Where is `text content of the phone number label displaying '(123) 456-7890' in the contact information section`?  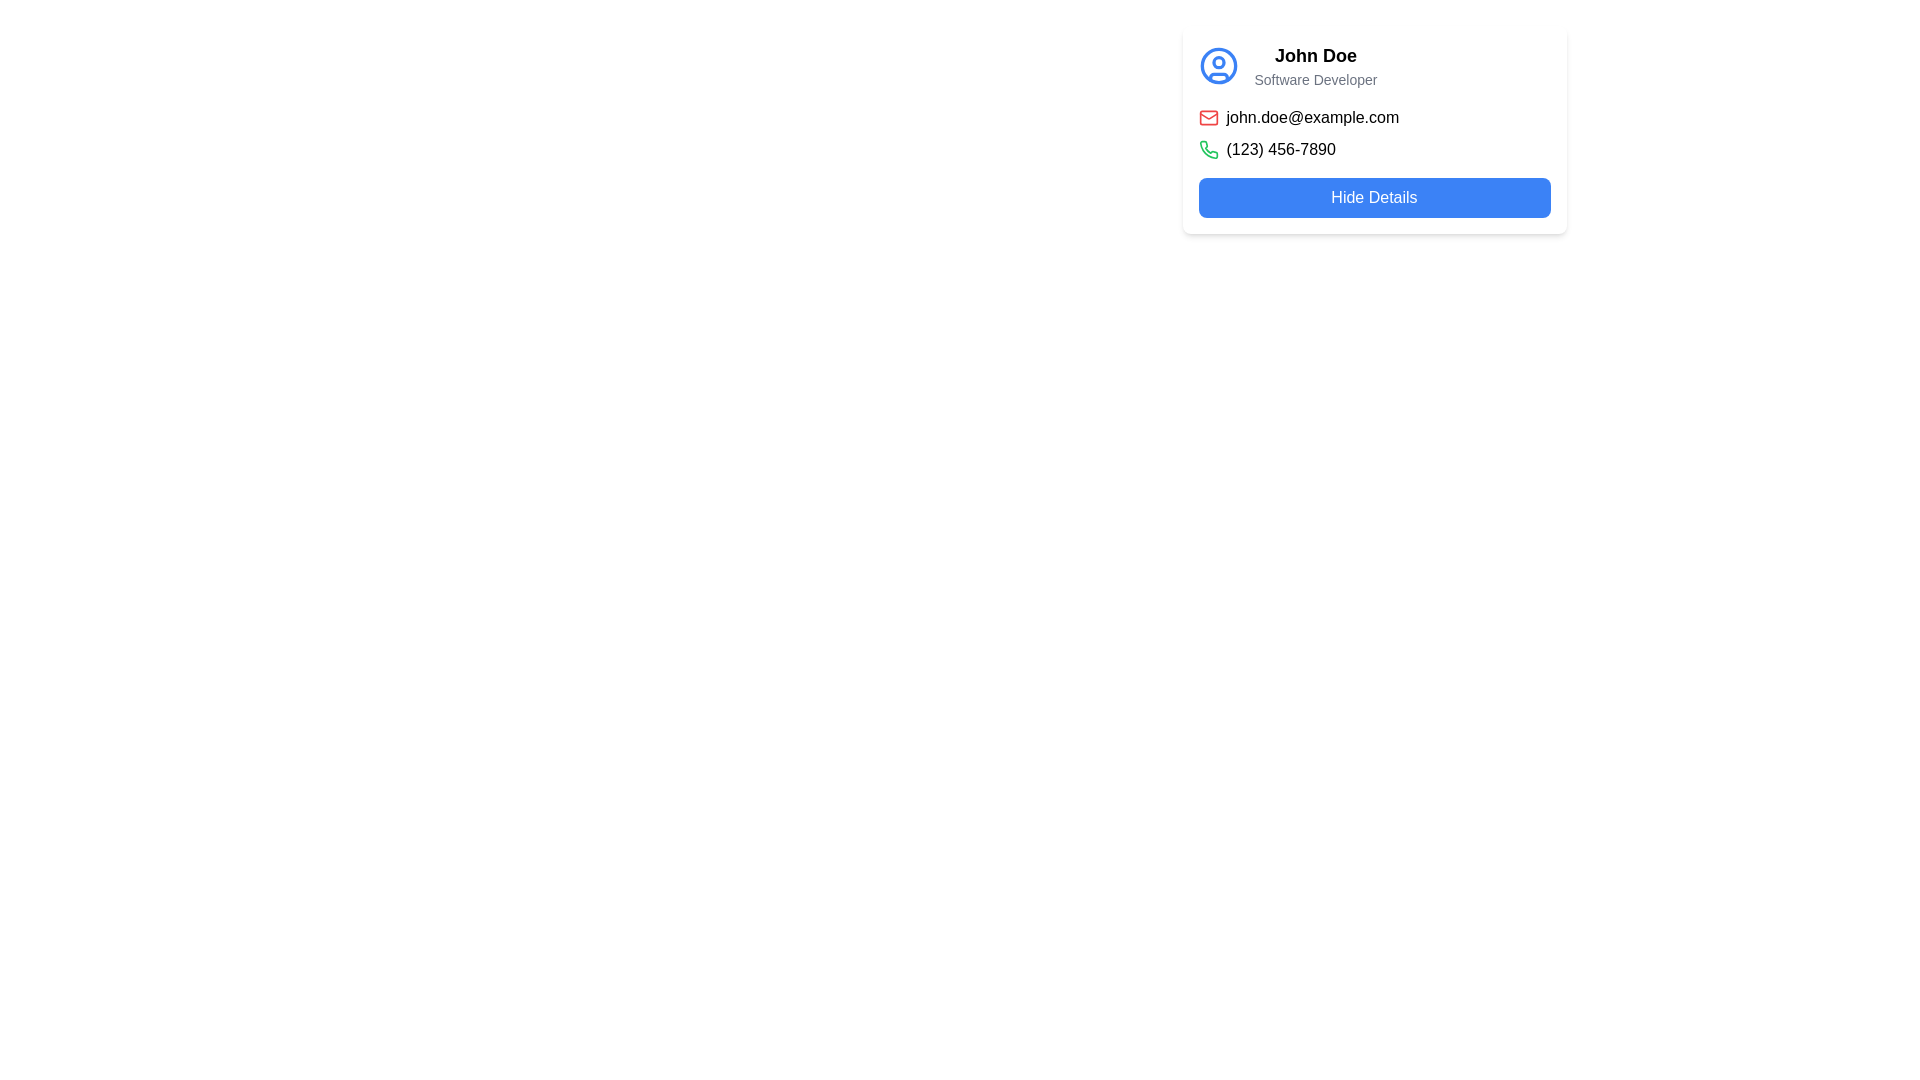
text content of the phone number label displaying '(123) 456-7890' in the contact information section is located at coordinates (1281, 149).